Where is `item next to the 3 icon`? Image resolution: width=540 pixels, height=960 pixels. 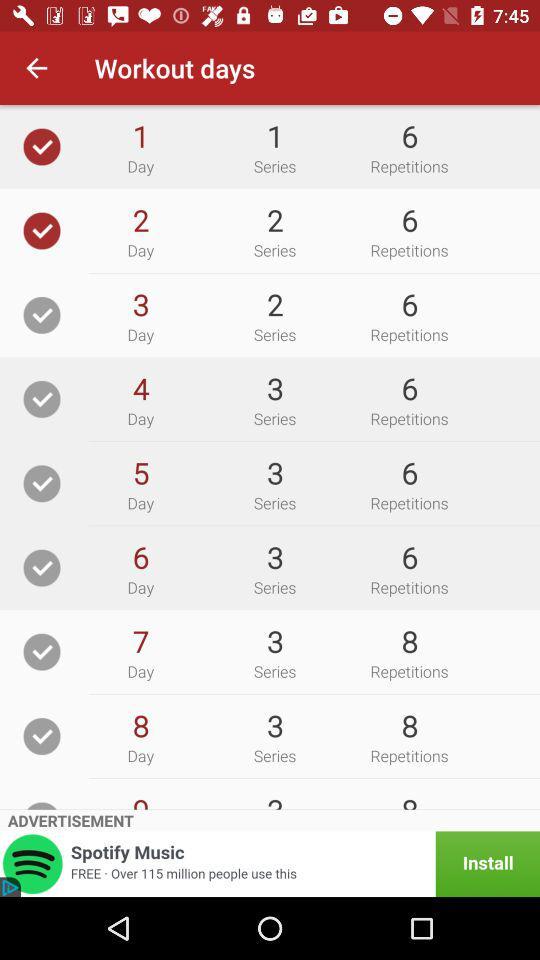 item next to the 3 icon is located at coordinates (139, 640).